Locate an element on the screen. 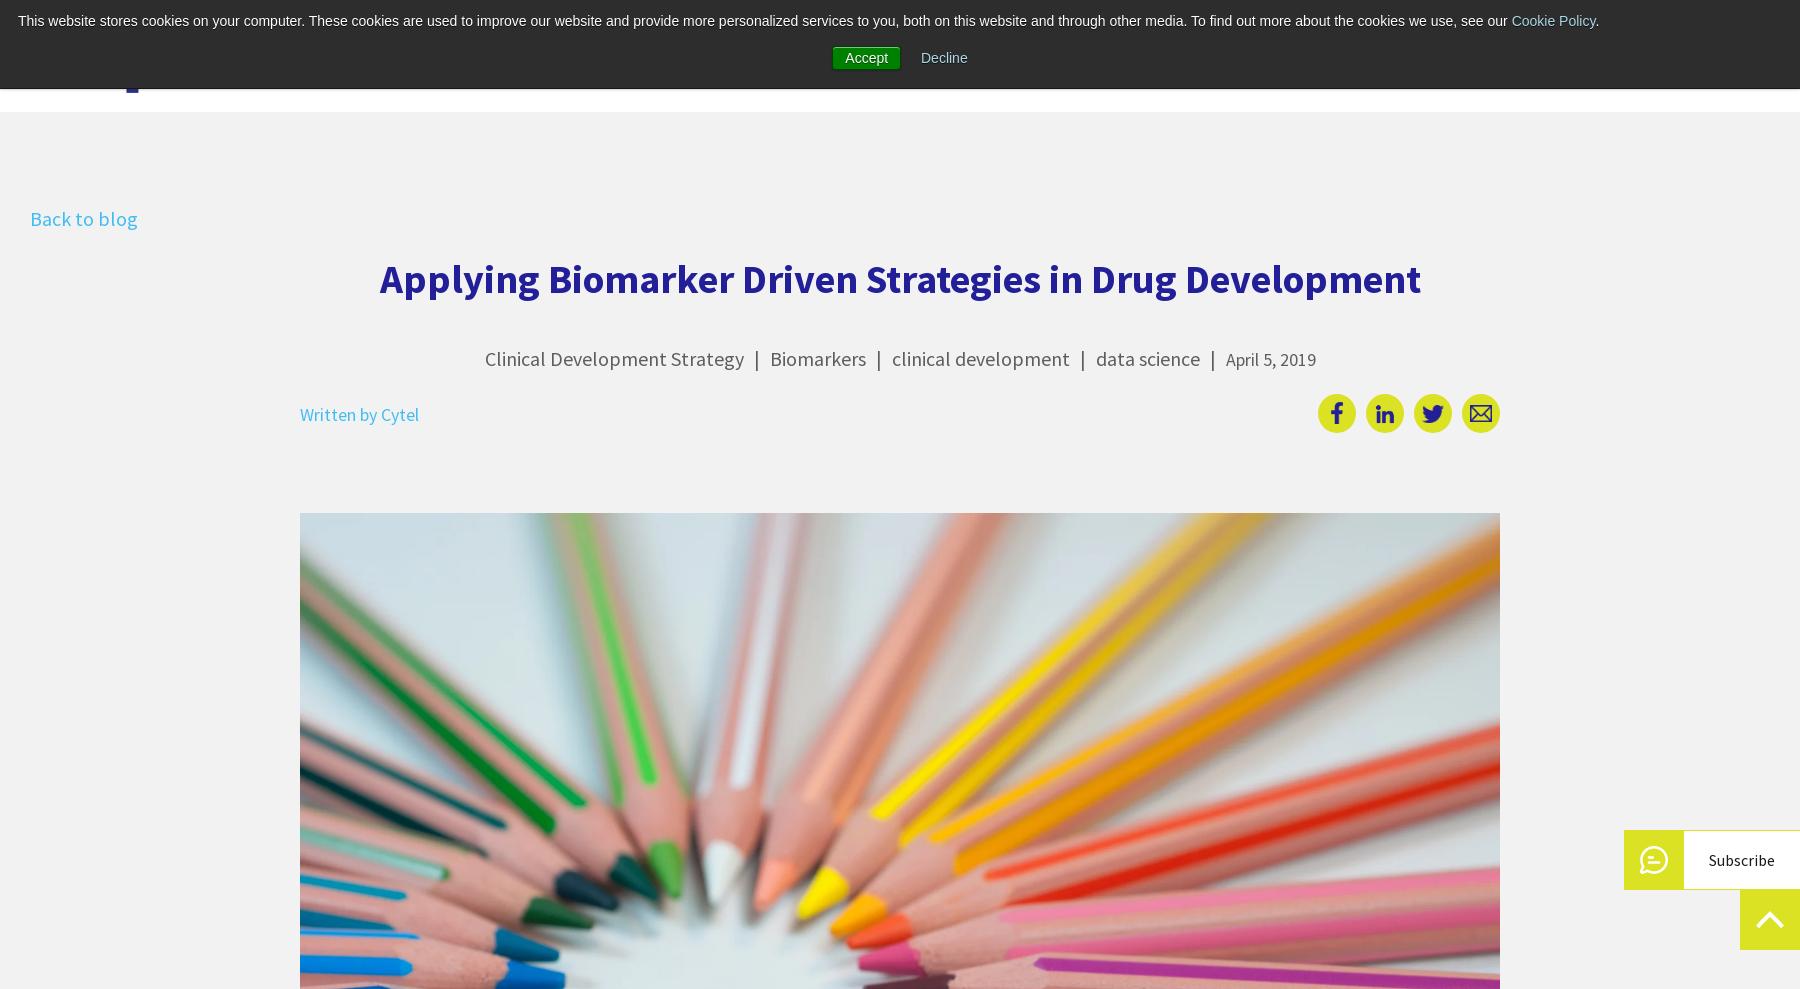  'Biomarkers' is located at coordinates (817, 357).